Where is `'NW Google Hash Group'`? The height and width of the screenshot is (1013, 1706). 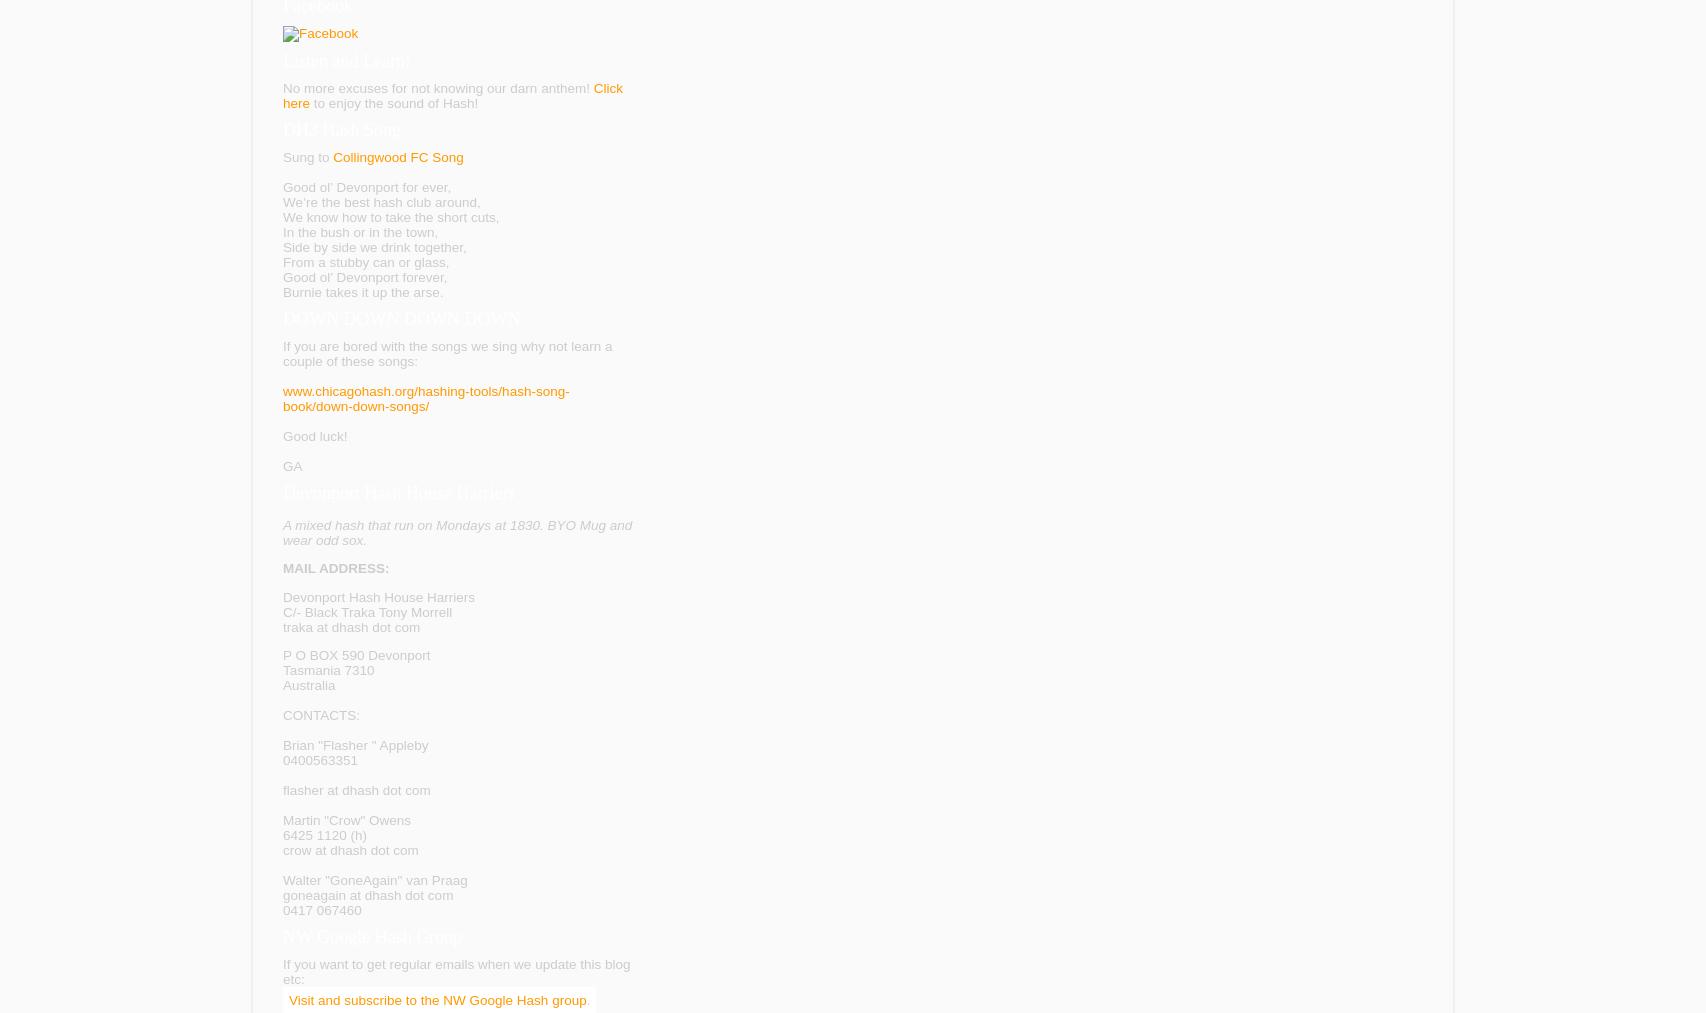
'NW Google Hash Group' is located at coordinates (283, 937).